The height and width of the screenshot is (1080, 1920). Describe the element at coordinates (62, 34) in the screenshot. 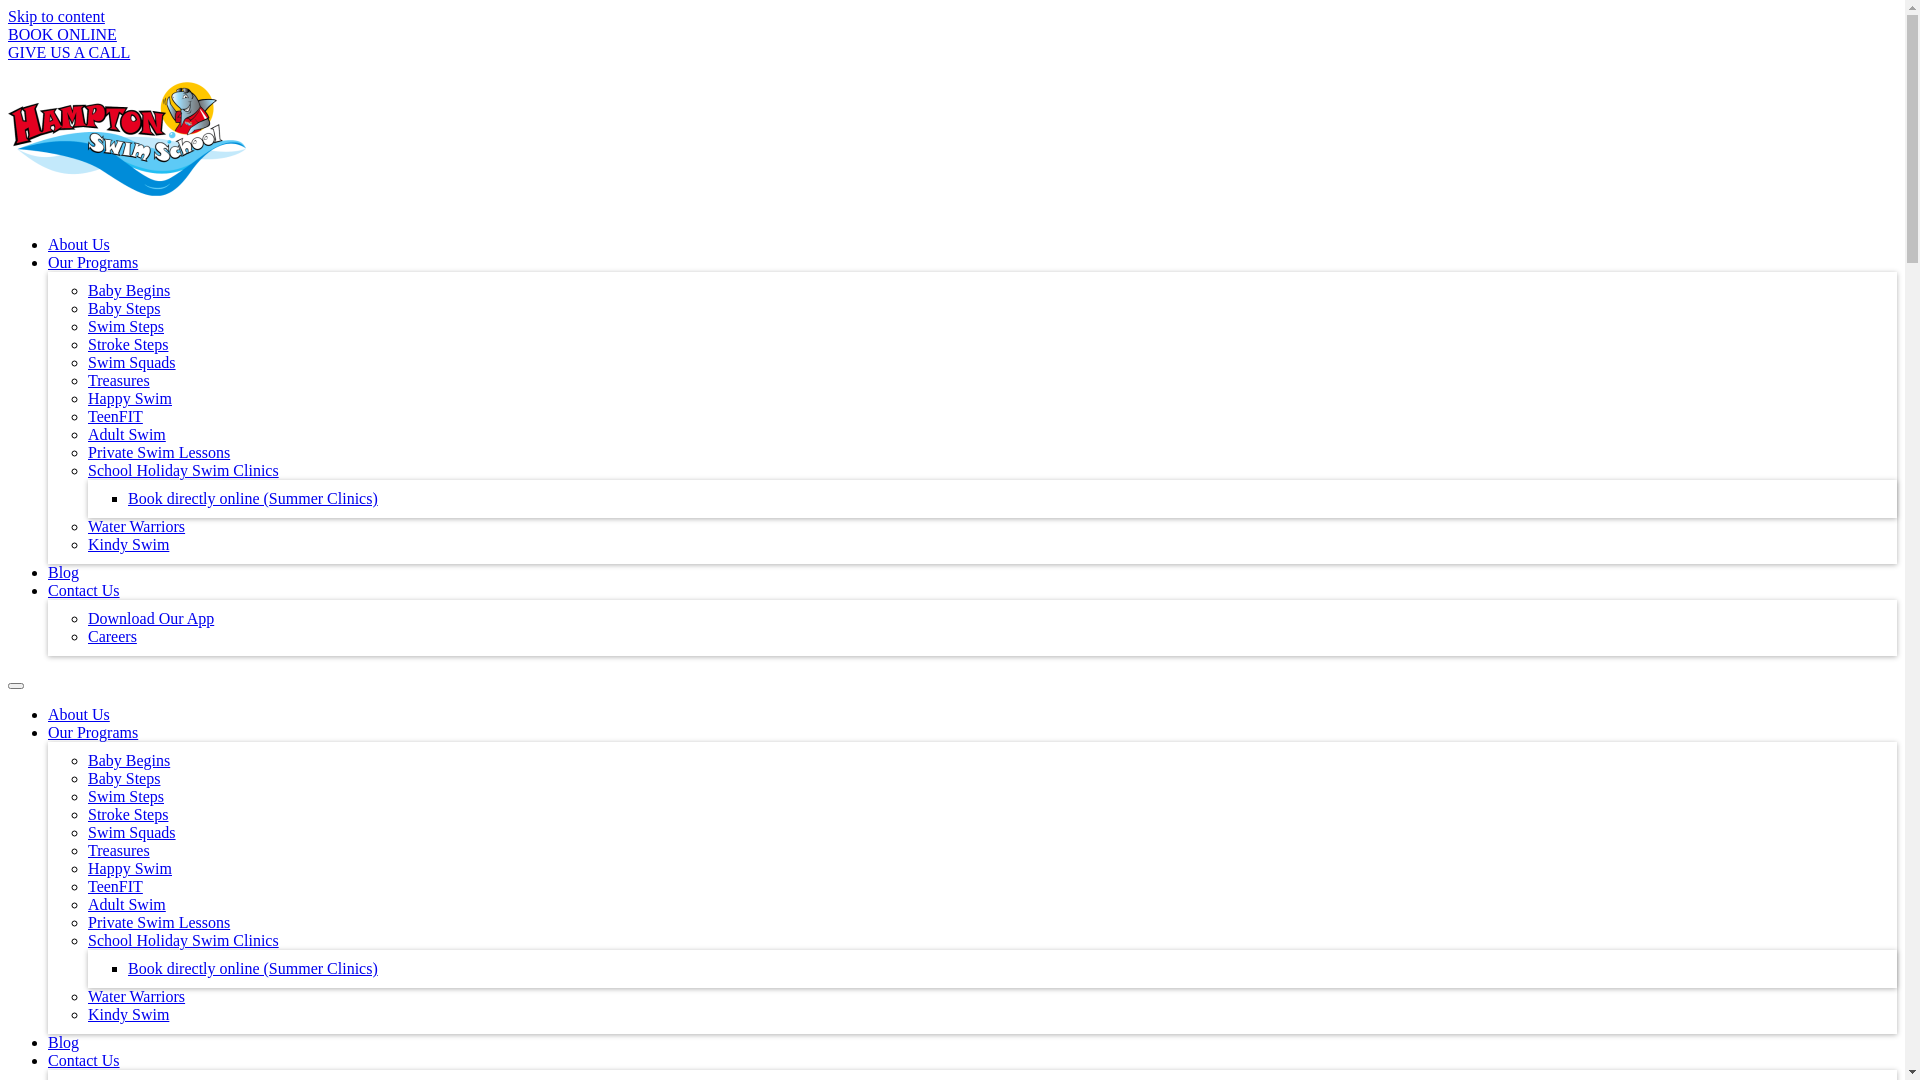

I see `'BOOK ONLINE'` at that location.